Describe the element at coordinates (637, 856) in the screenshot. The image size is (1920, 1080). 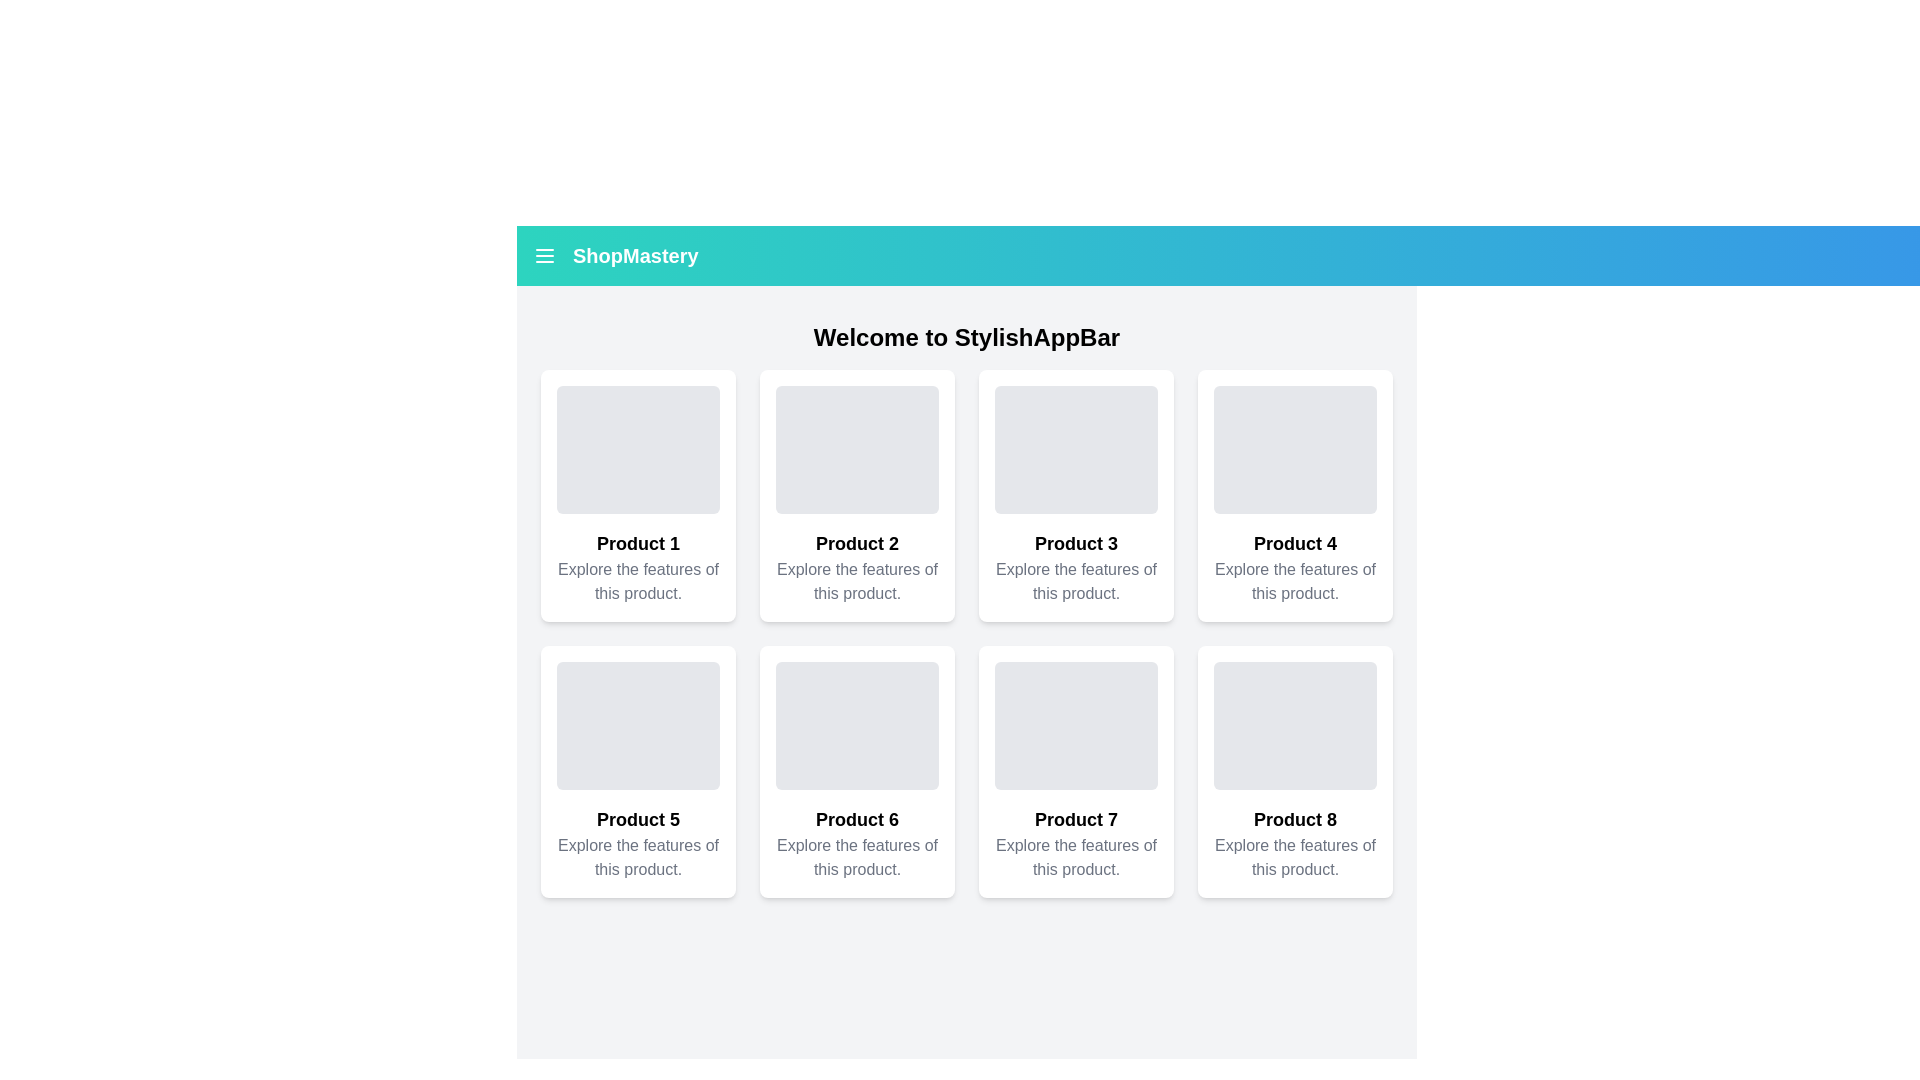
I see `the text element reading 'Explore the features of this product.' located underneath the 'Product 5' title in the second row, first column of a 3x3 grid to trigger any tooltips if present` at that location.